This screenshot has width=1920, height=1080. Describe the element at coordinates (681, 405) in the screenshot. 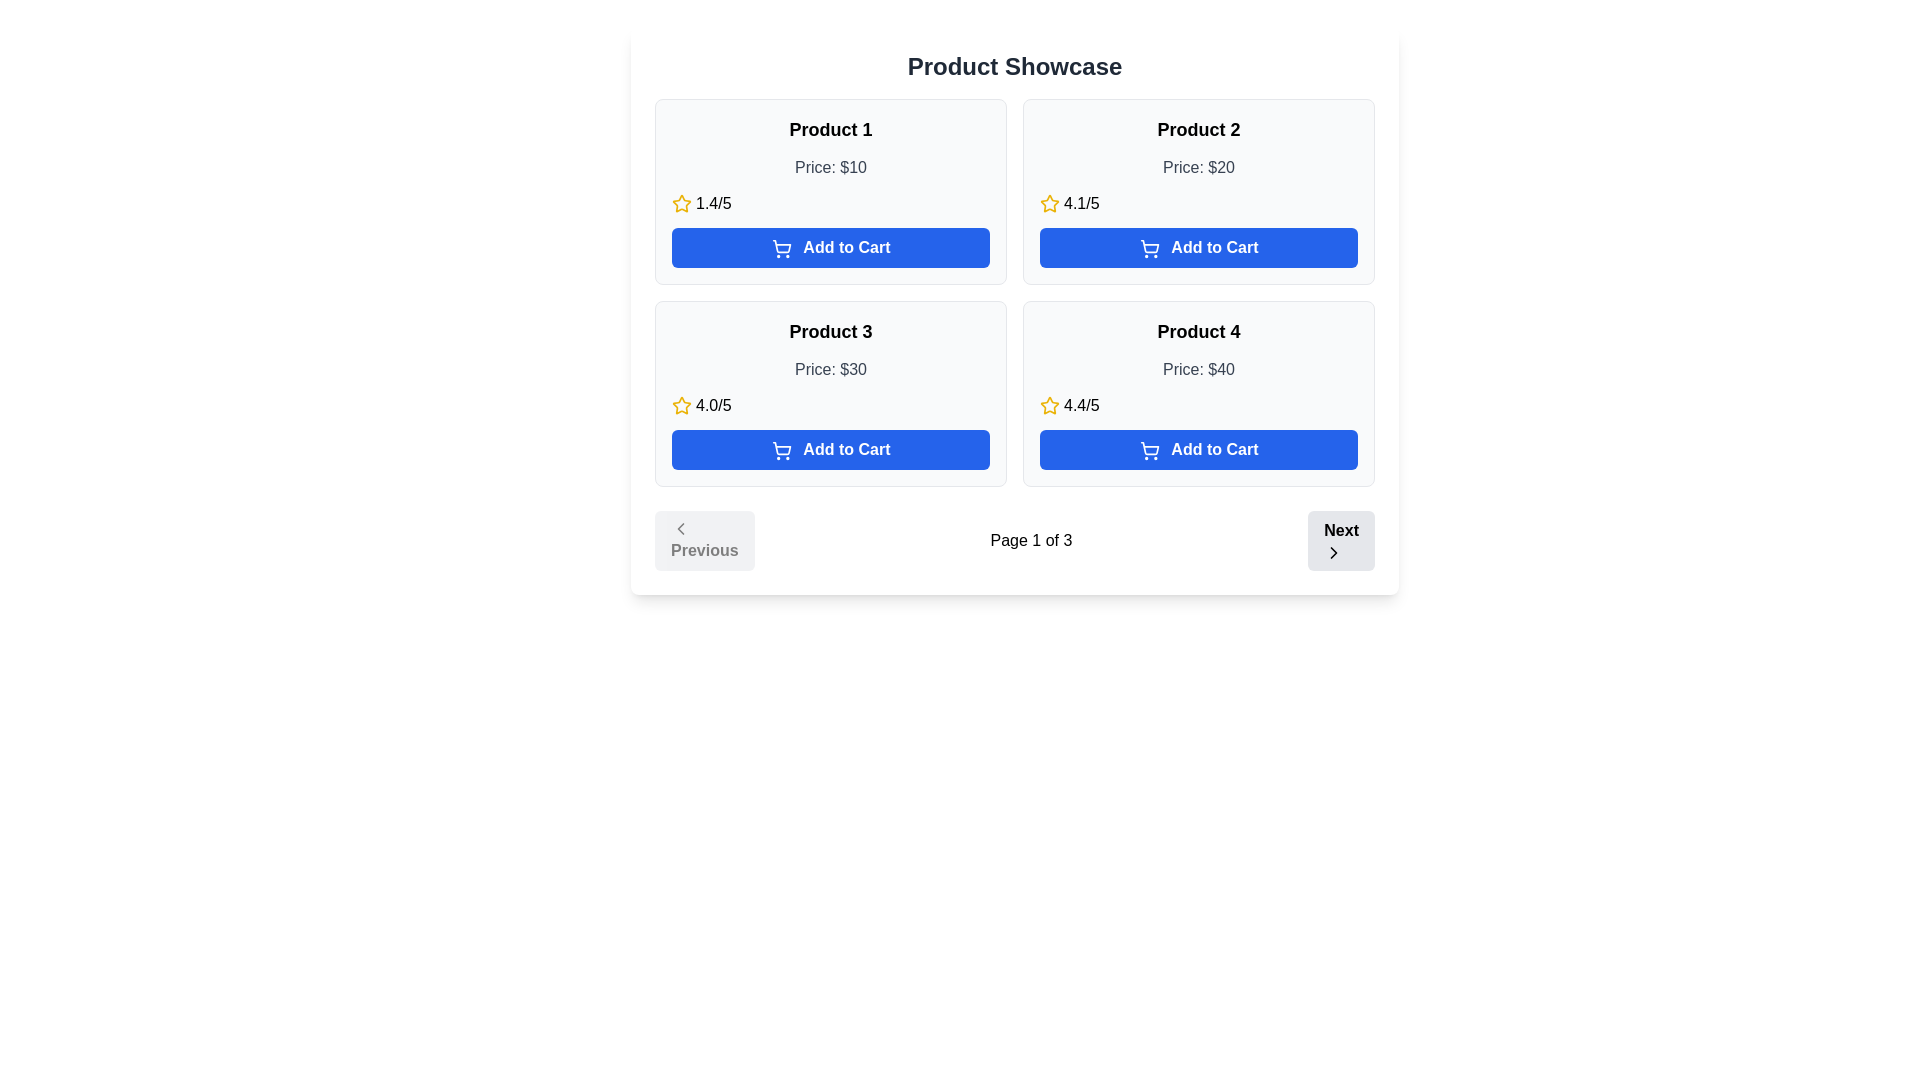

I see `the star icon indicating the rating score of 'Product 3', located in the second row and first column of the product grid, above the rating text '4.0/5'` at that location.